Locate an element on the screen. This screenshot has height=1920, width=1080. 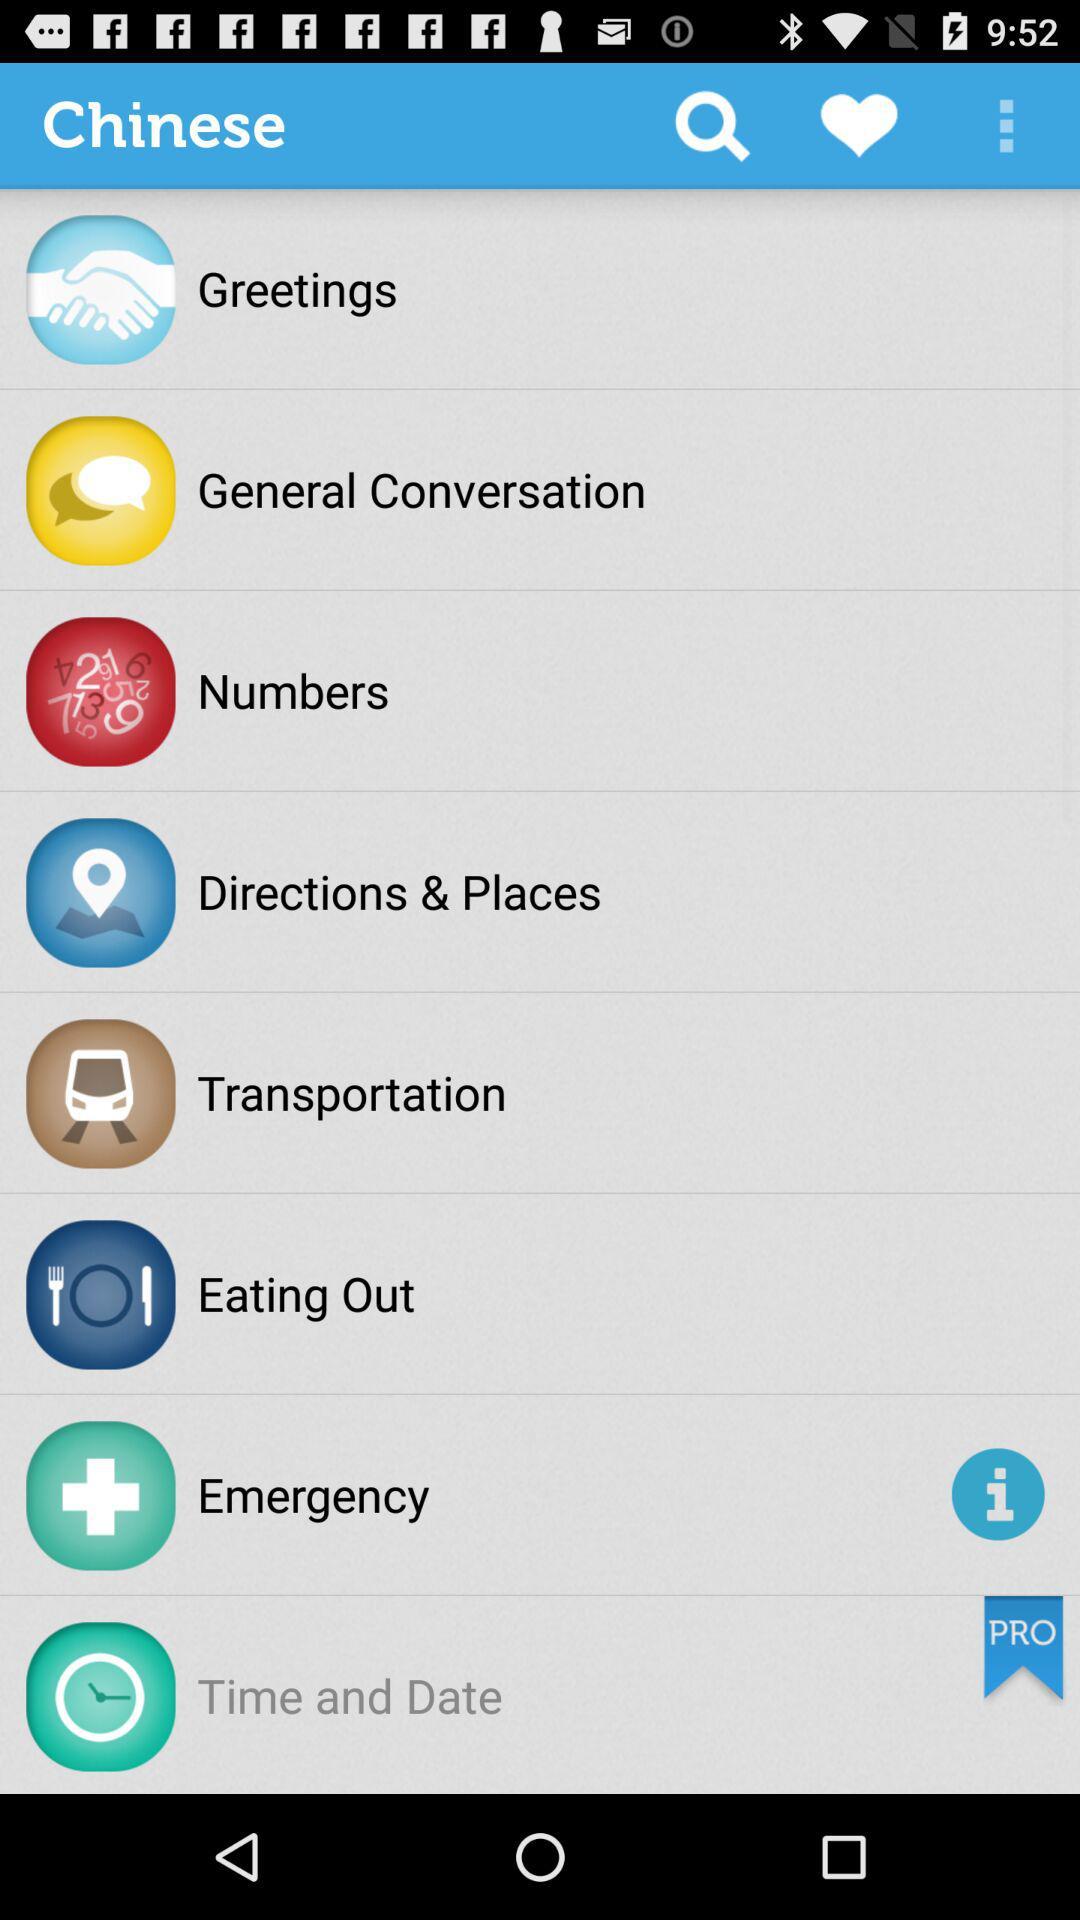
the time and date icon is located at coordinates (348, 1694).